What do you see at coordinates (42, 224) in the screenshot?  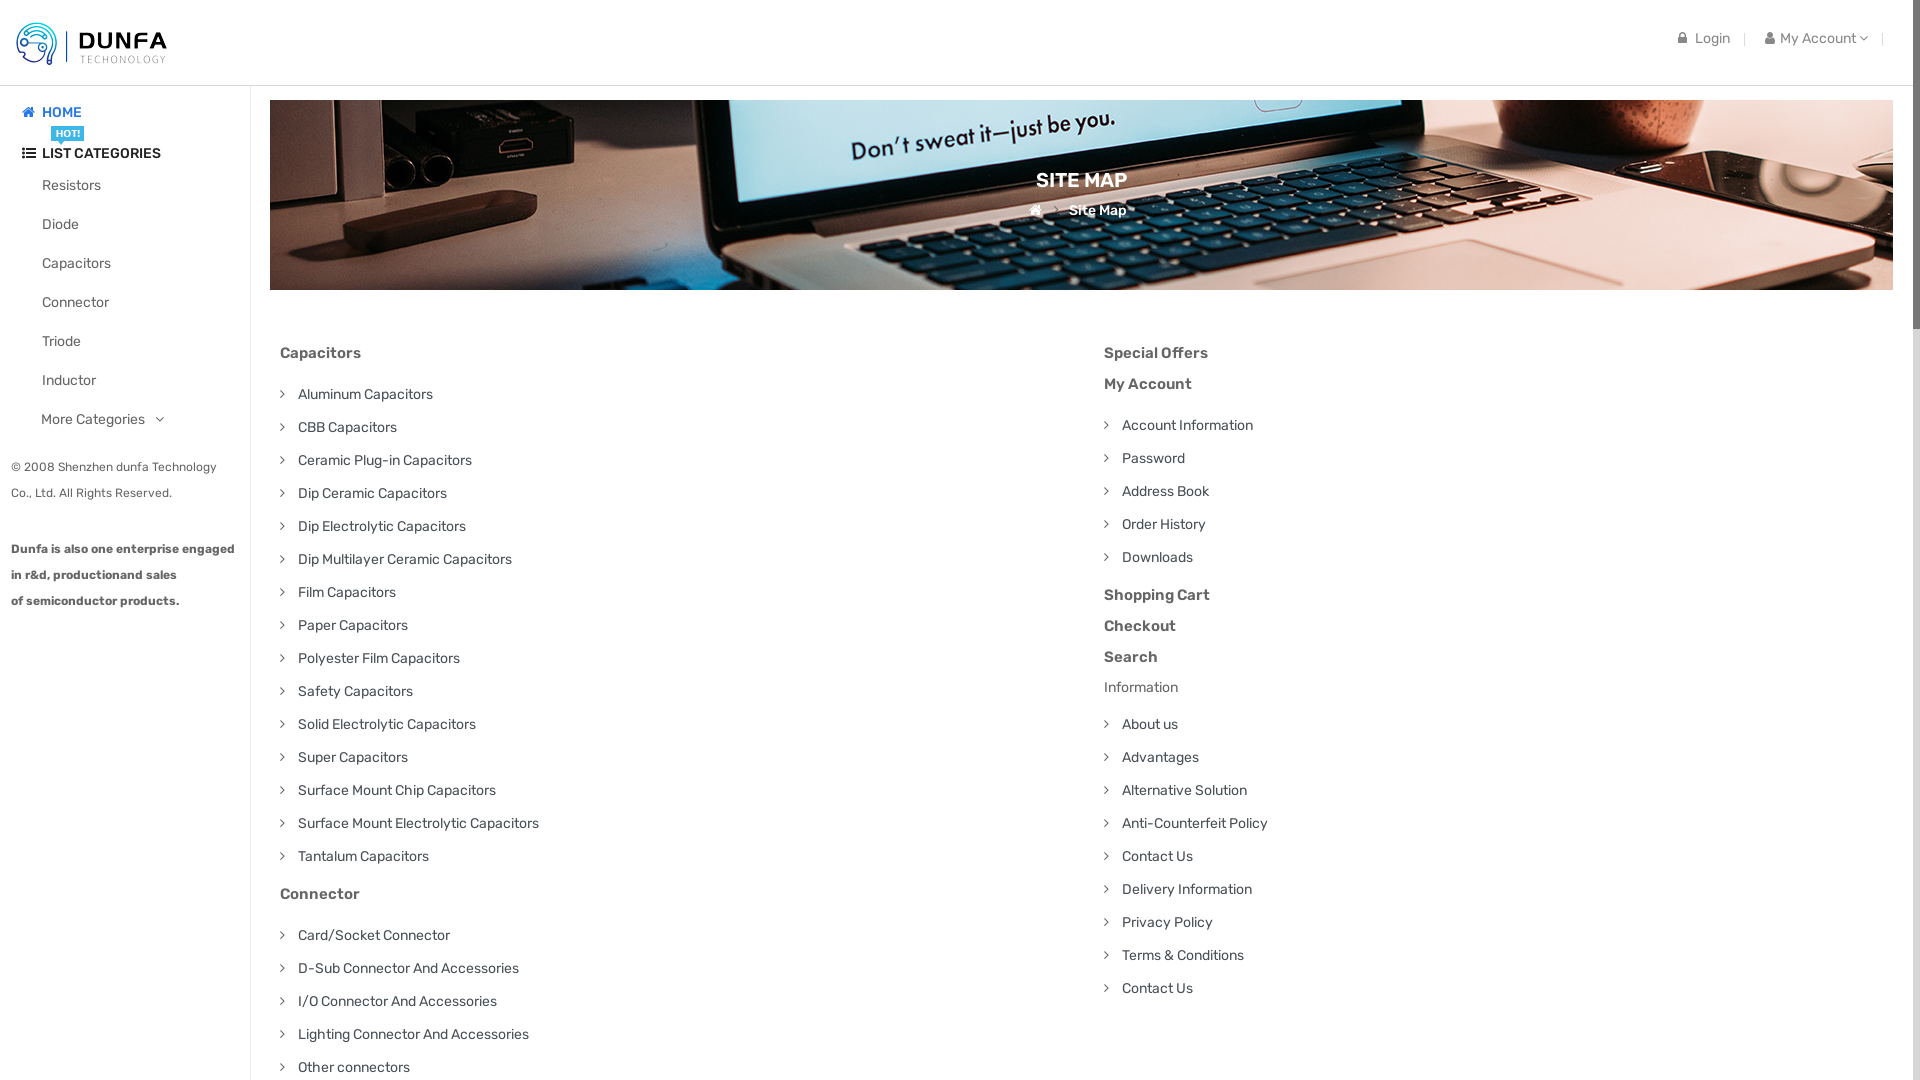 I see `'Diode'` at bounding box center [42, 224].